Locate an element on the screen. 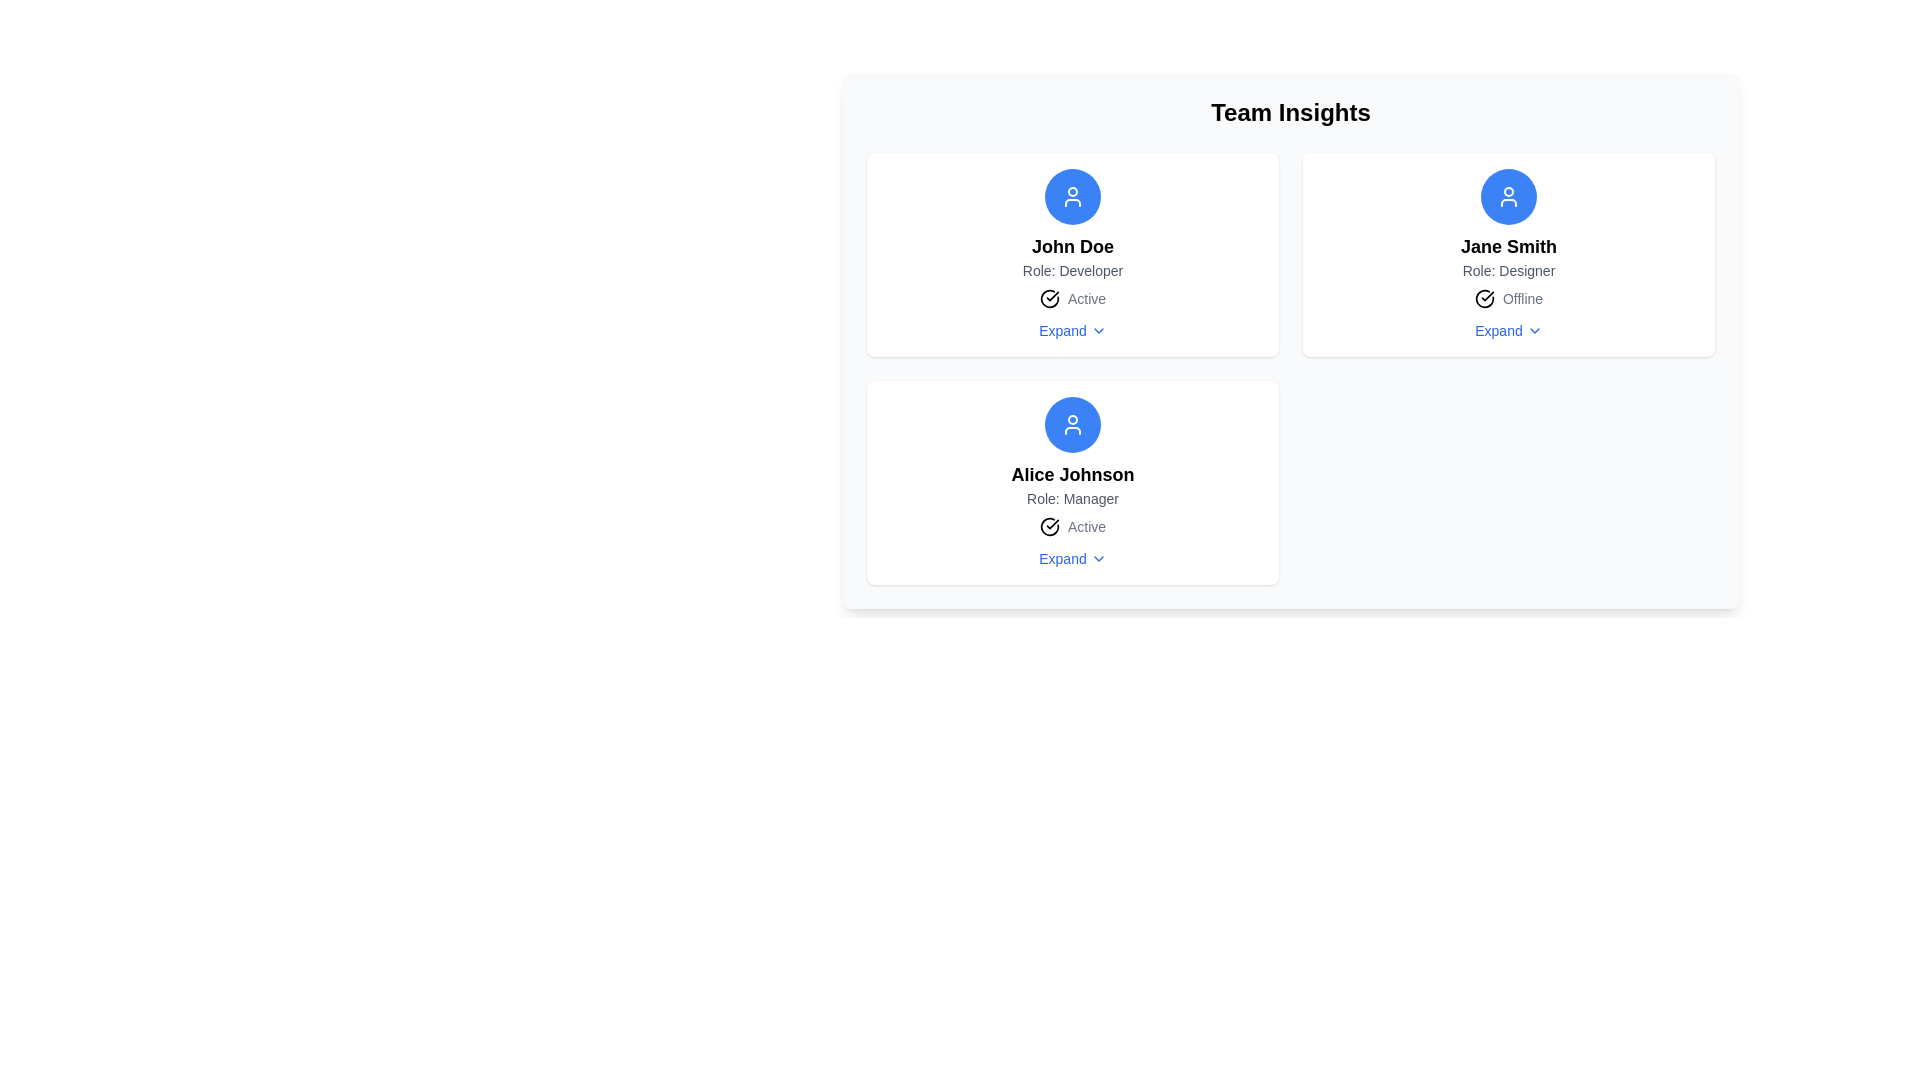  the user avatar icon located in the top-left card of the grid structure, which is labeled 'John Doe' is located at coordinates (1072, 196).